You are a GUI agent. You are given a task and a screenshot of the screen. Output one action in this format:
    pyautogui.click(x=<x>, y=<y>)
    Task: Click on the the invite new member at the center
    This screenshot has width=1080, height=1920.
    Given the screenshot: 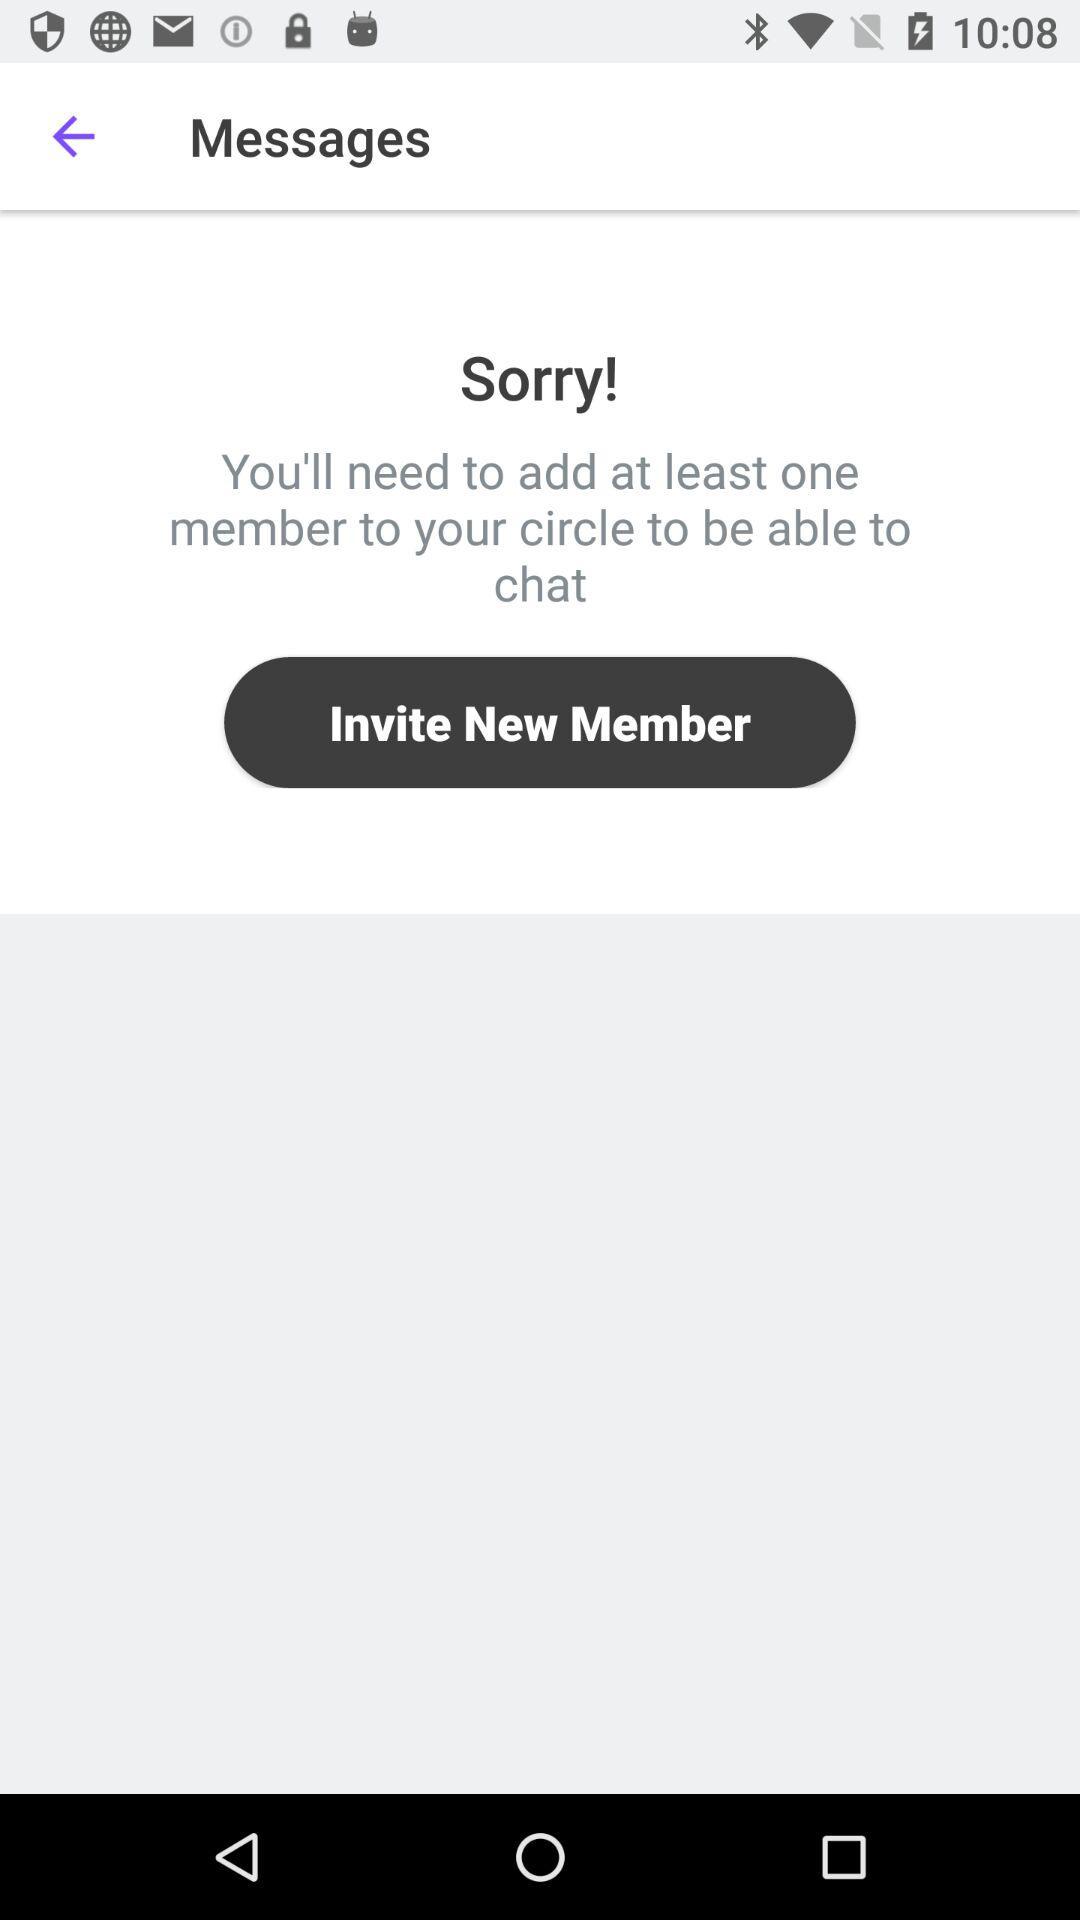 What is the action you would take?
    pyautogui.click(x=540, y=721)
    